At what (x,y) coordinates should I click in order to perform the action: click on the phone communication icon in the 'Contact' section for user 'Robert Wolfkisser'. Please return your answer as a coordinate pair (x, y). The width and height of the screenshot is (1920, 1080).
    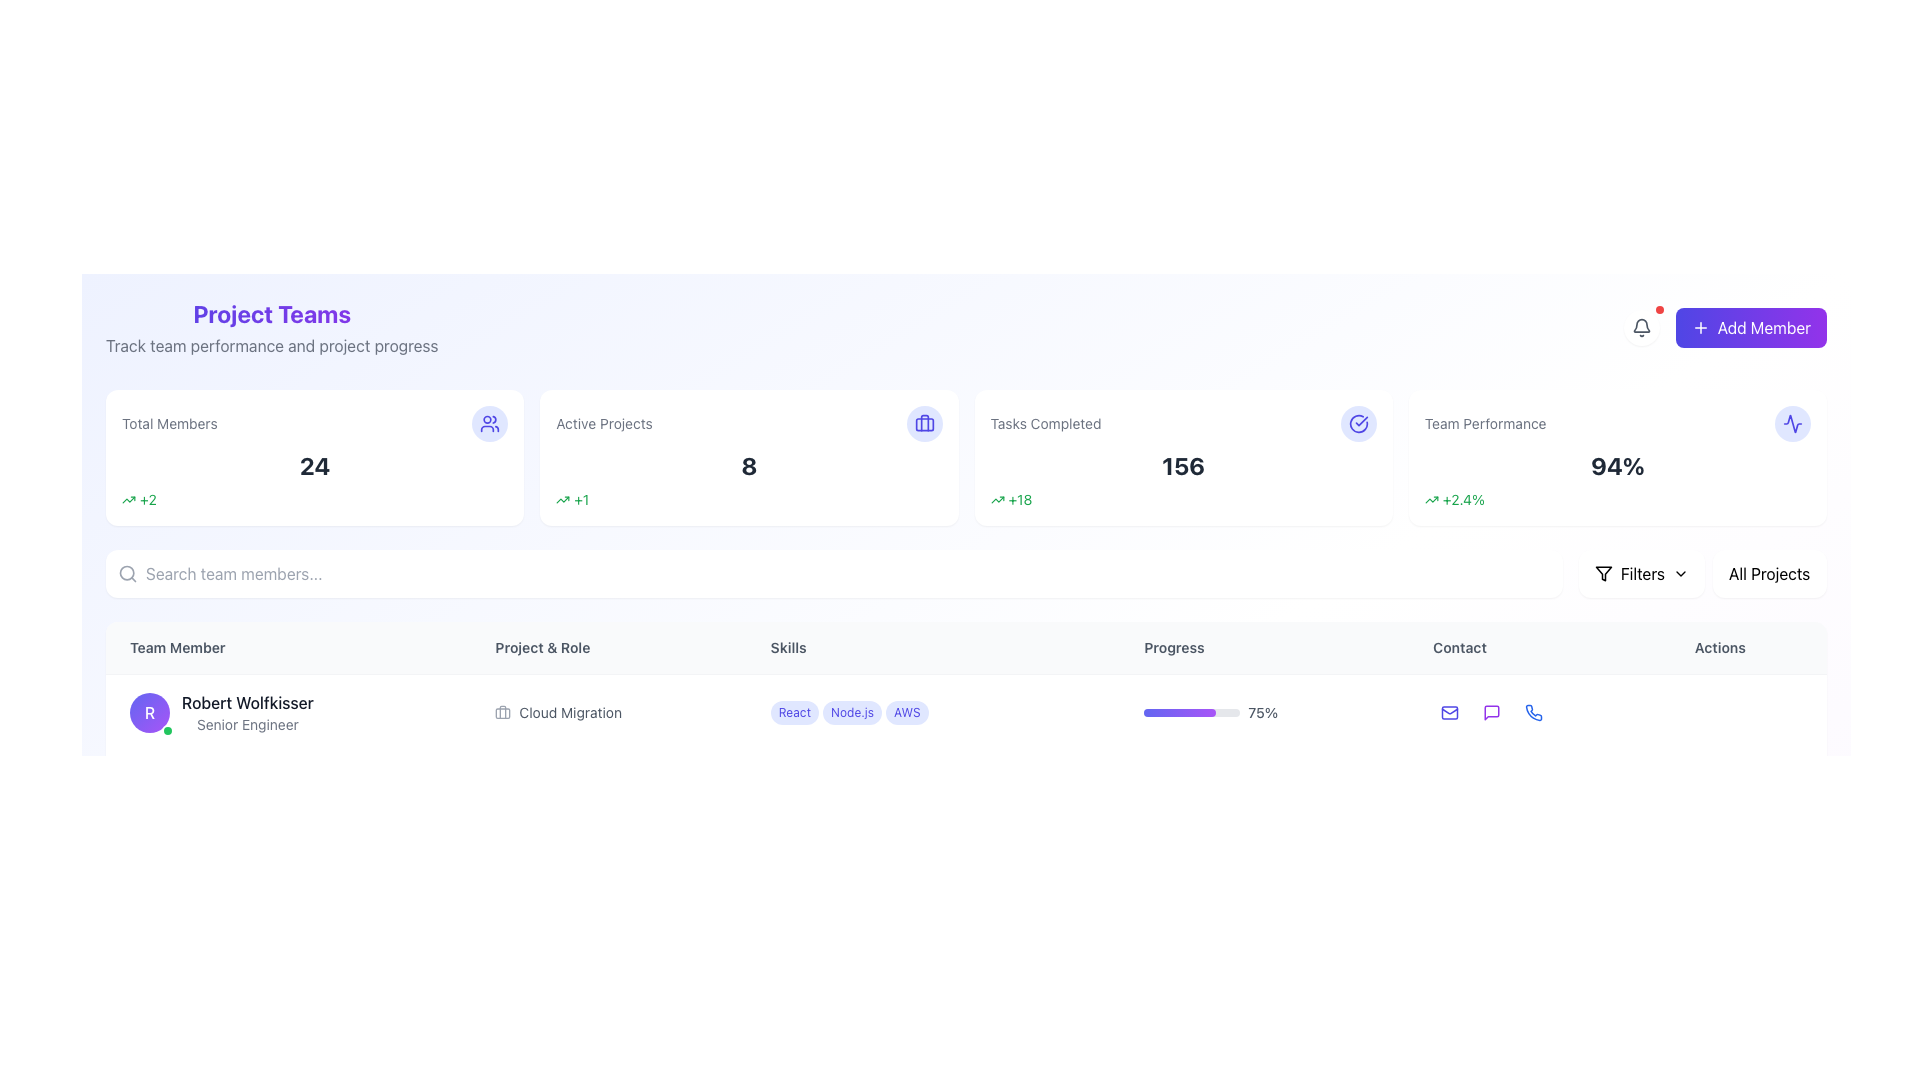
    Looking at the image, I should click on (1533, 712).